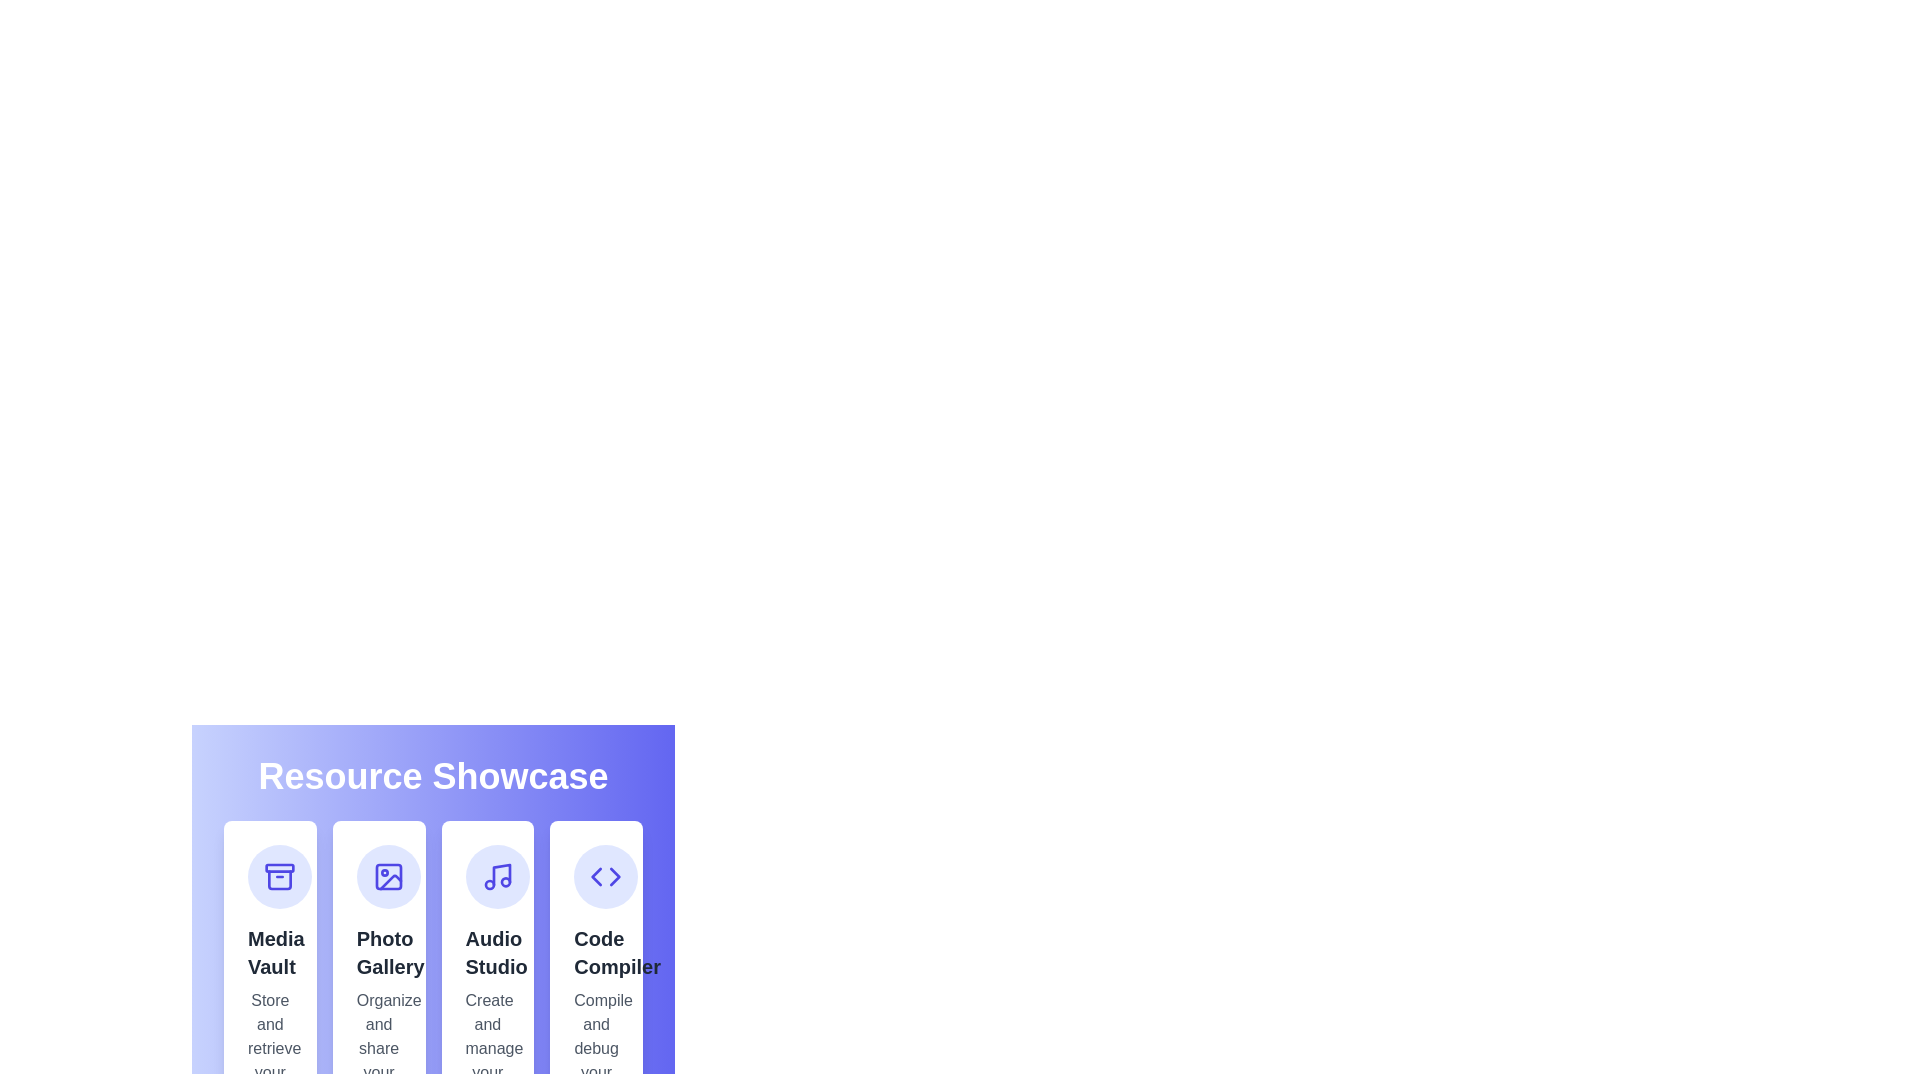  I want to click on the music note icon located at the top-center of the 'Audio Studio' card, so click(497, 875).